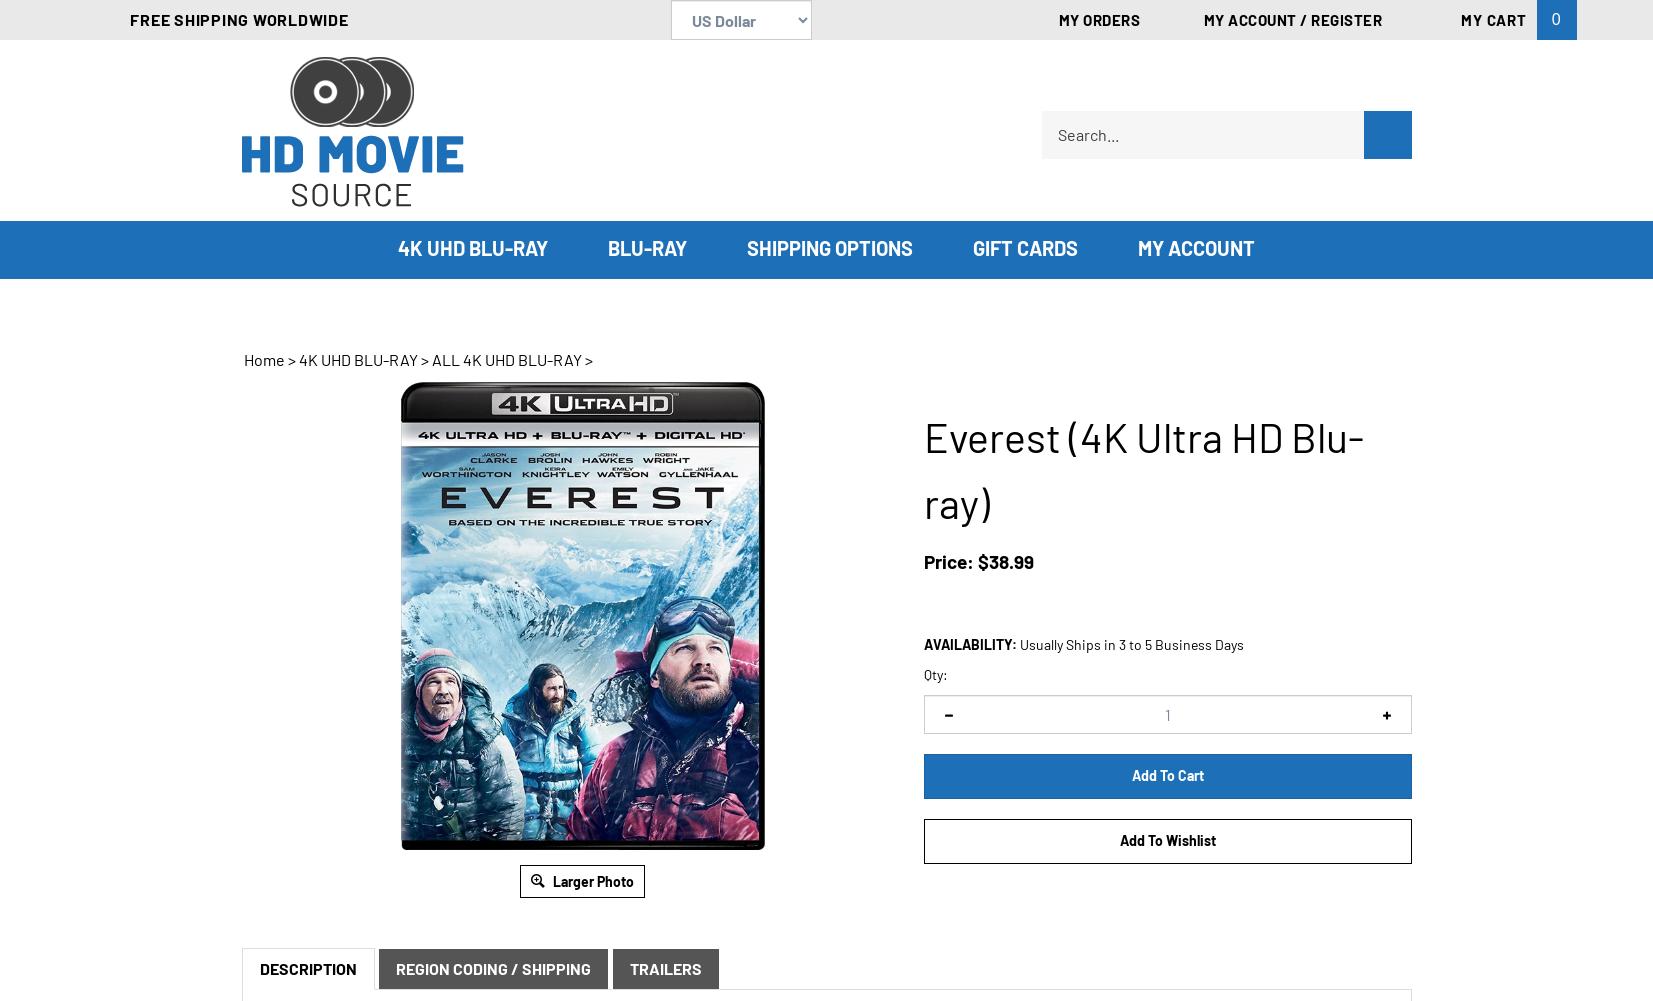 The image size is (1653, 1001). Describe the element at coordinates (948, 560) in the screenshot. I see `'Price:'` at that location.